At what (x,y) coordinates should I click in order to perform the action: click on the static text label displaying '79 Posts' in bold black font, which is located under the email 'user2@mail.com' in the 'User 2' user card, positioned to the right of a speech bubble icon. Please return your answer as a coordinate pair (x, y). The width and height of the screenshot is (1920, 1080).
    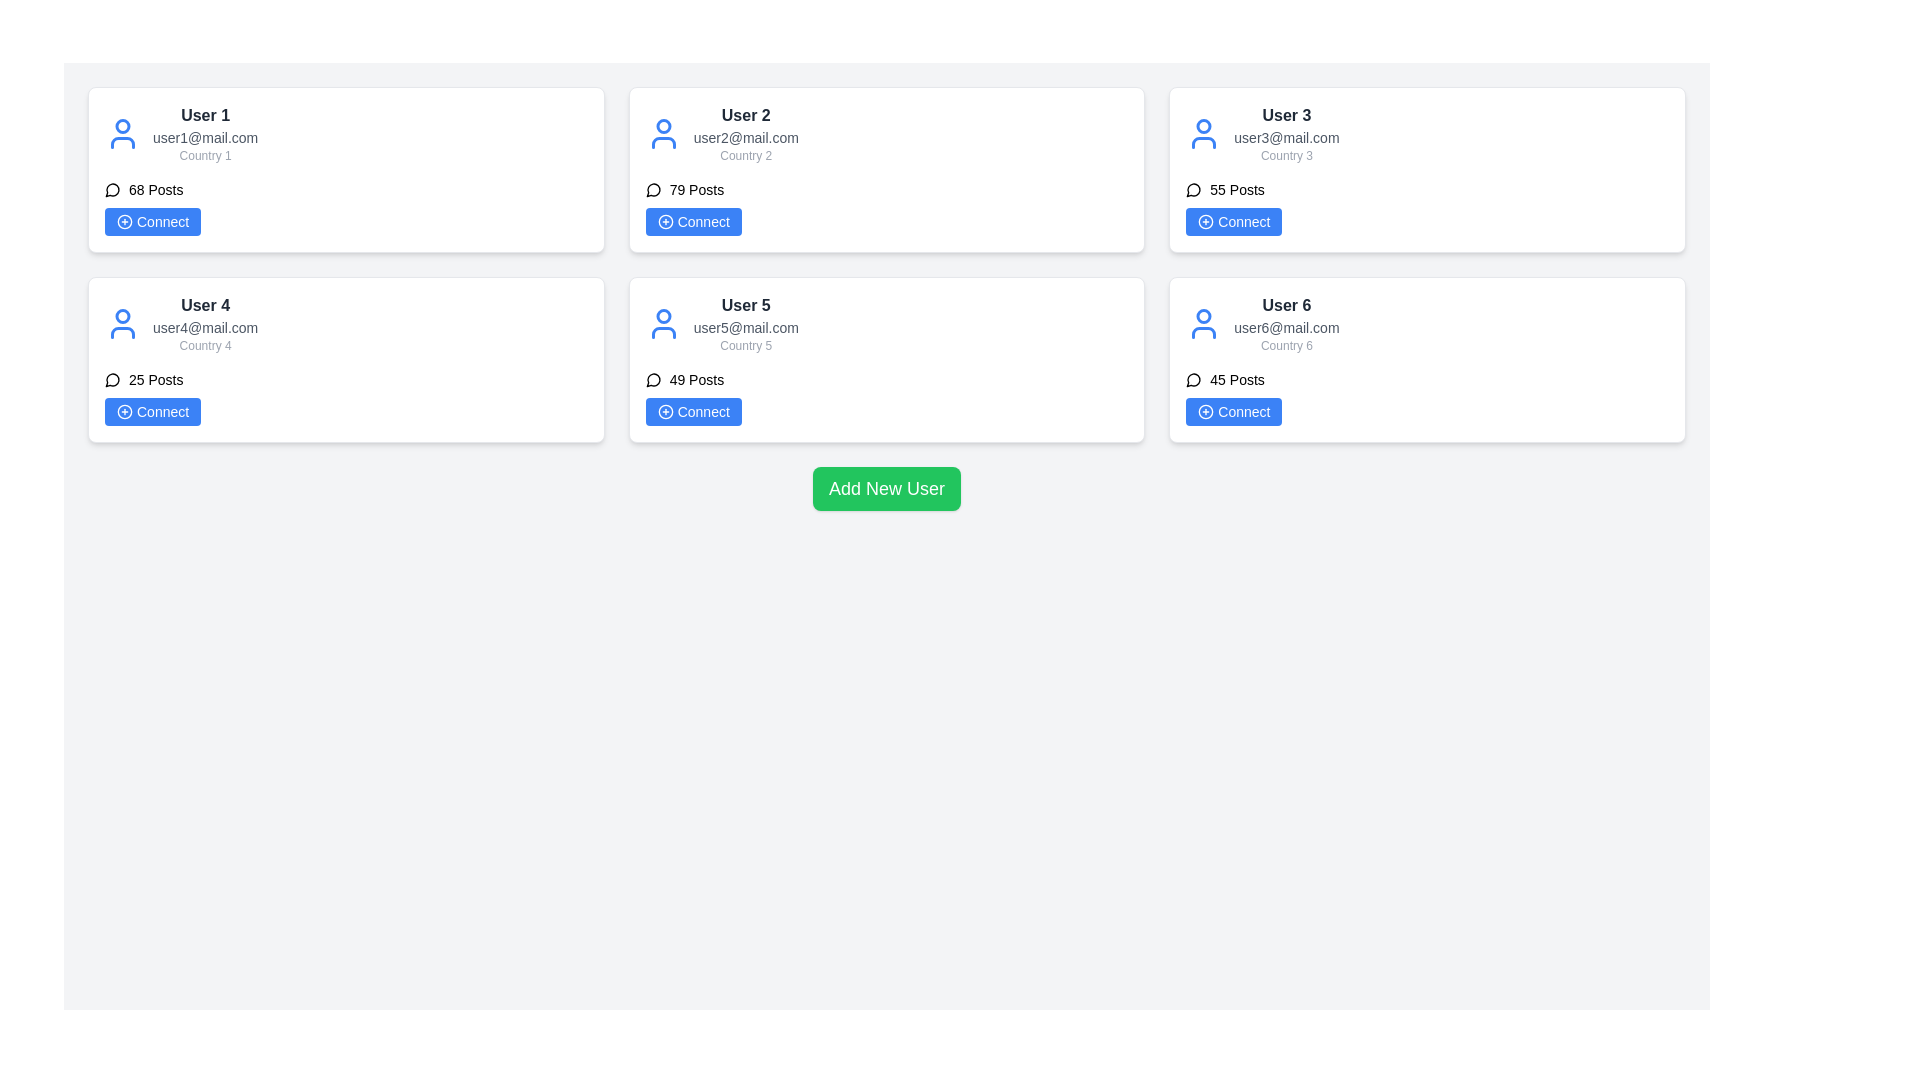
    Looking at the image, I should click on (696, 189).